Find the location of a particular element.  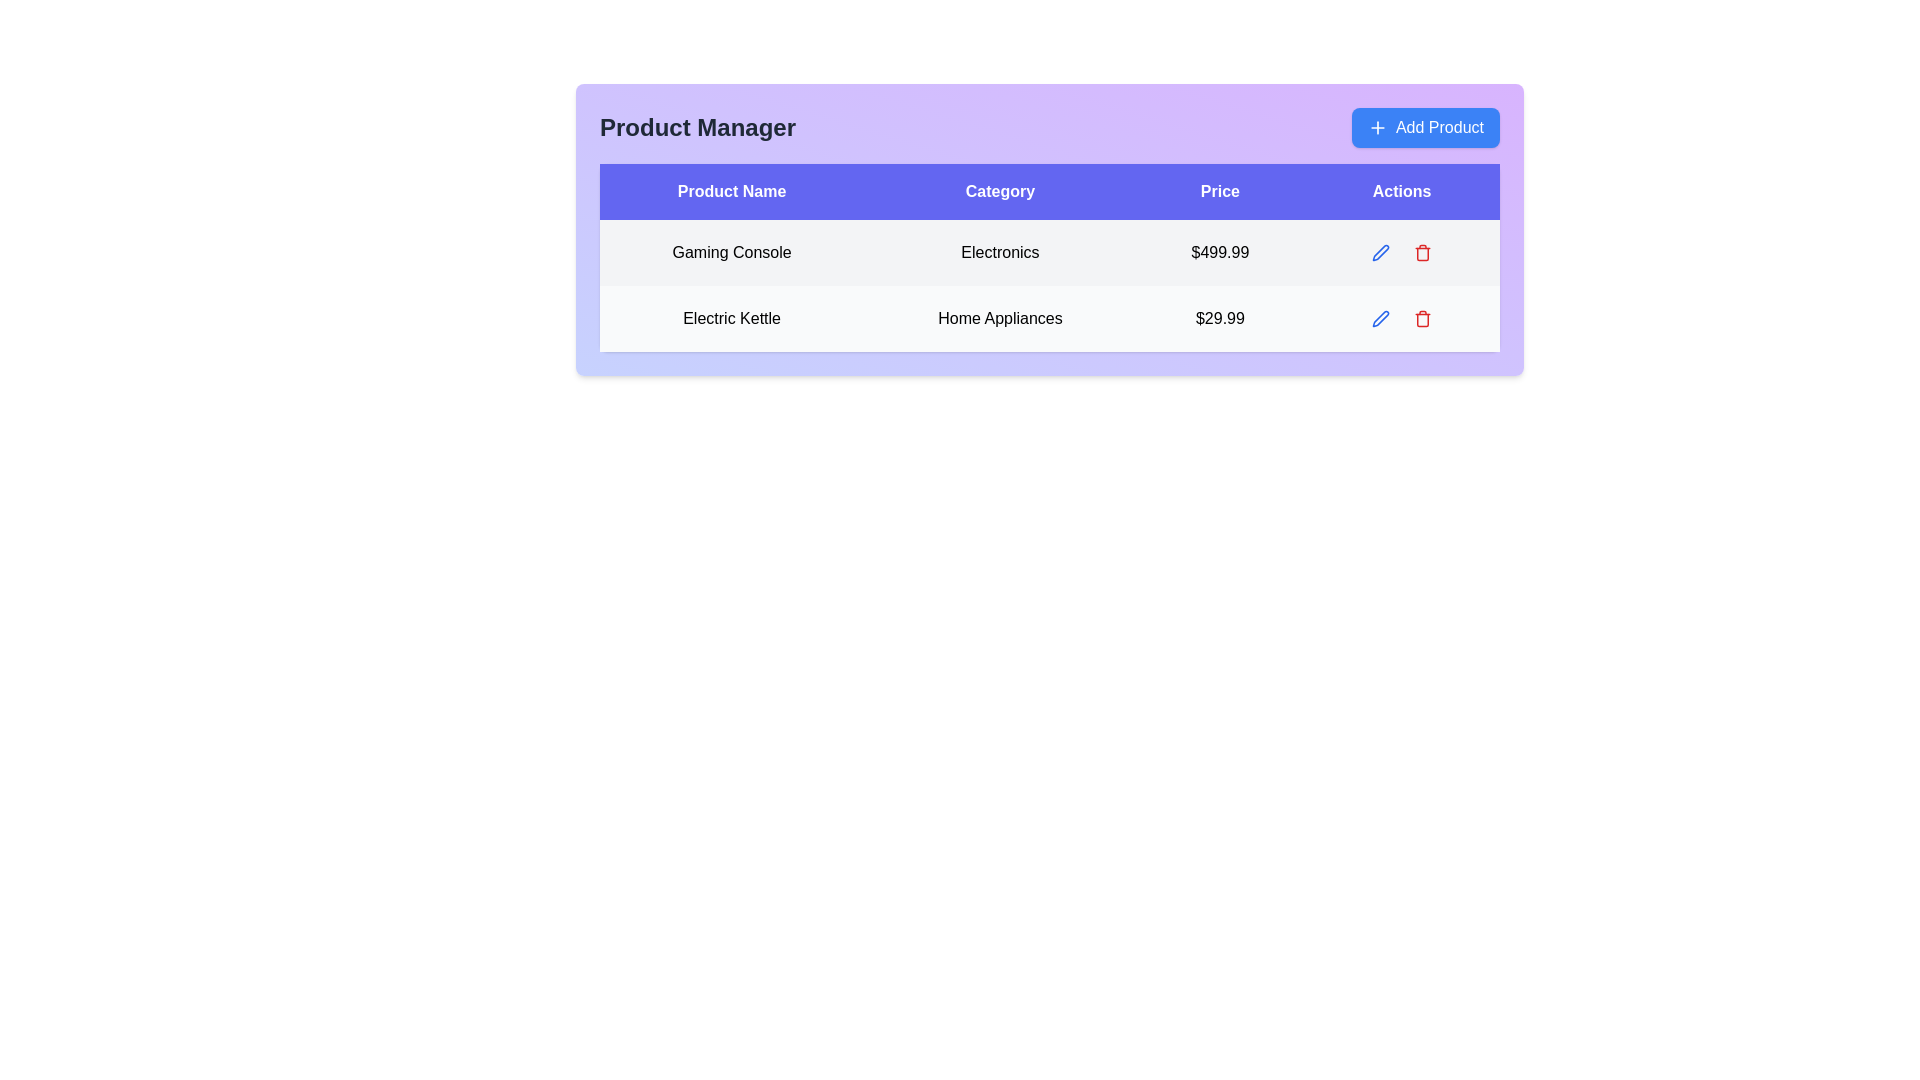

the 'Edit' icon located in the second row of the 'Actions' column to initiate editing the 'Electric Kettle' entry is located at coordinates (1380, 250).